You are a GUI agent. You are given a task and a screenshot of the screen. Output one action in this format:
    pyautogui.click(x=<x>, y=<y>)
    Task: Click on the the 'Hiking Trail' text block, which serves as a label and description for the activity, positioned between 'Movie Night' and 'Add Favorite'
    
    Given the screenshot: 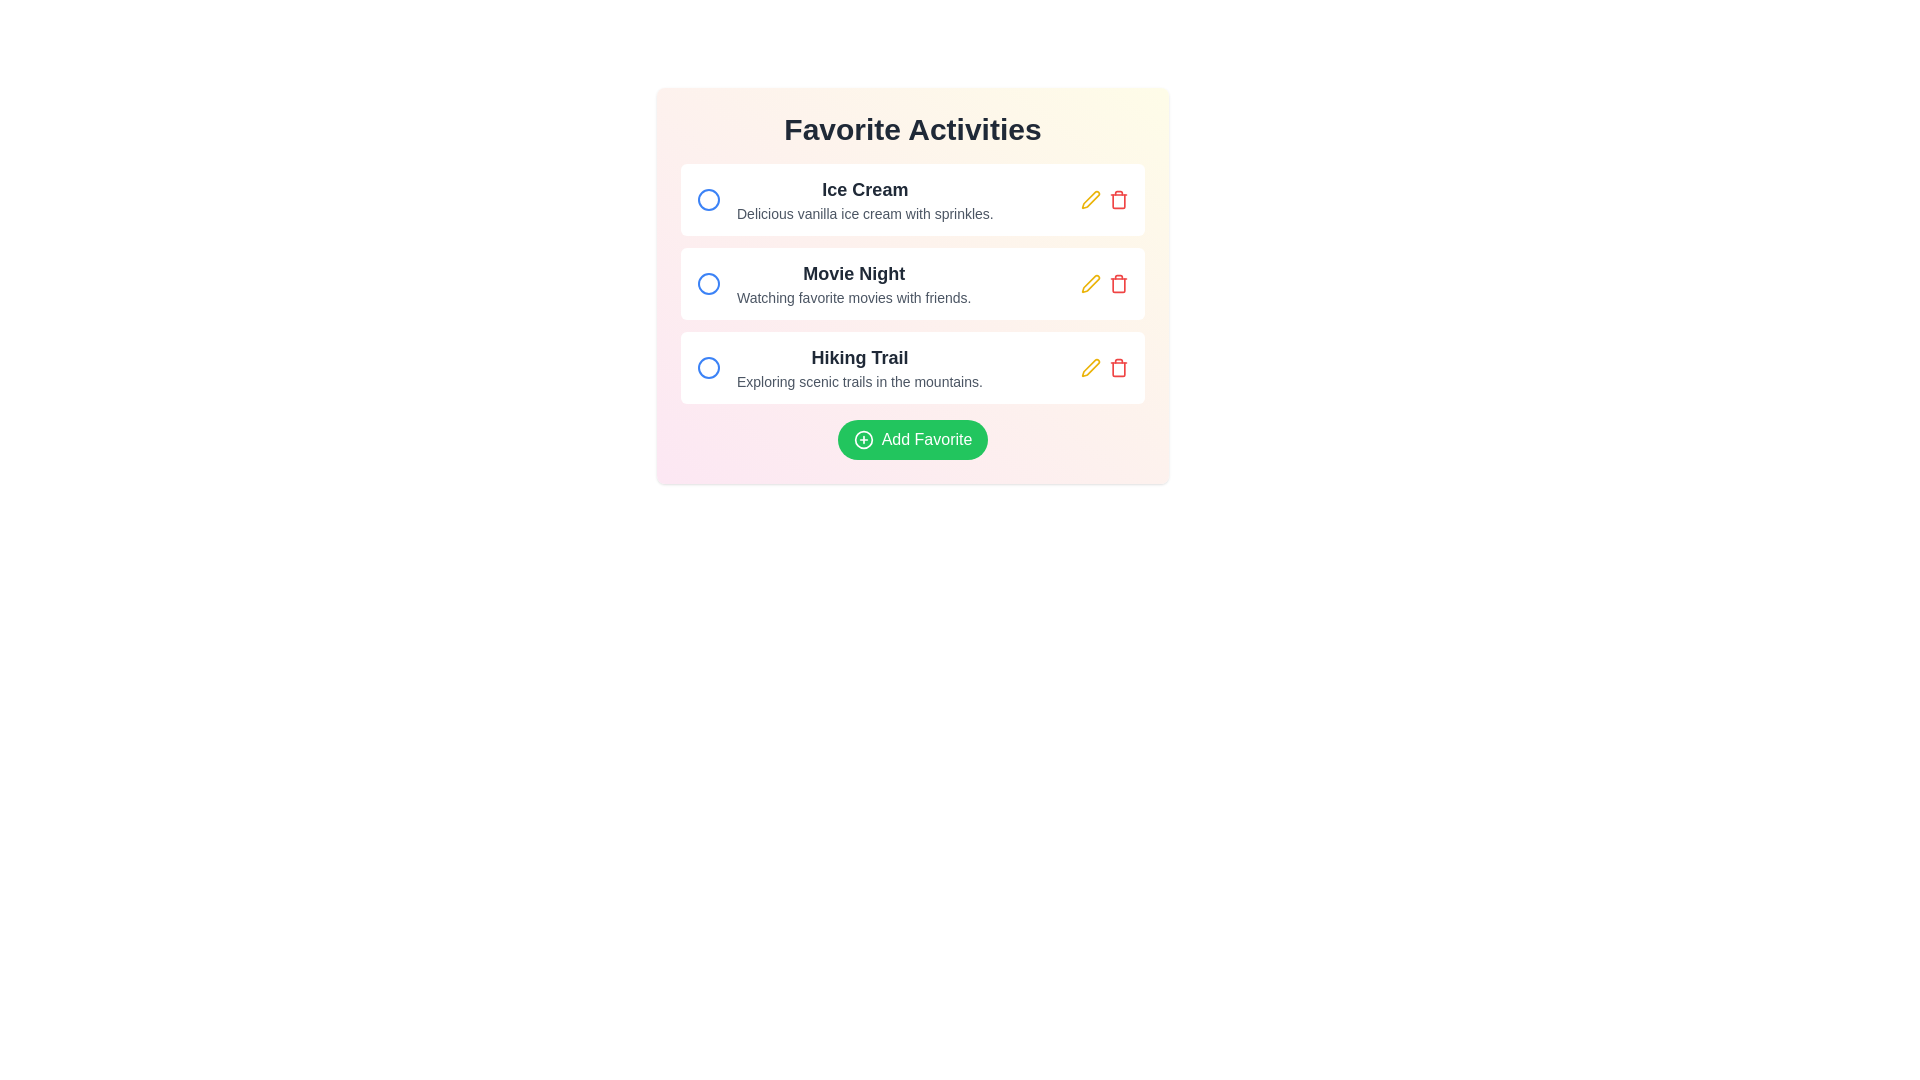 What is the action you would take?
    pyautogui.click(x=859, y=367)
    